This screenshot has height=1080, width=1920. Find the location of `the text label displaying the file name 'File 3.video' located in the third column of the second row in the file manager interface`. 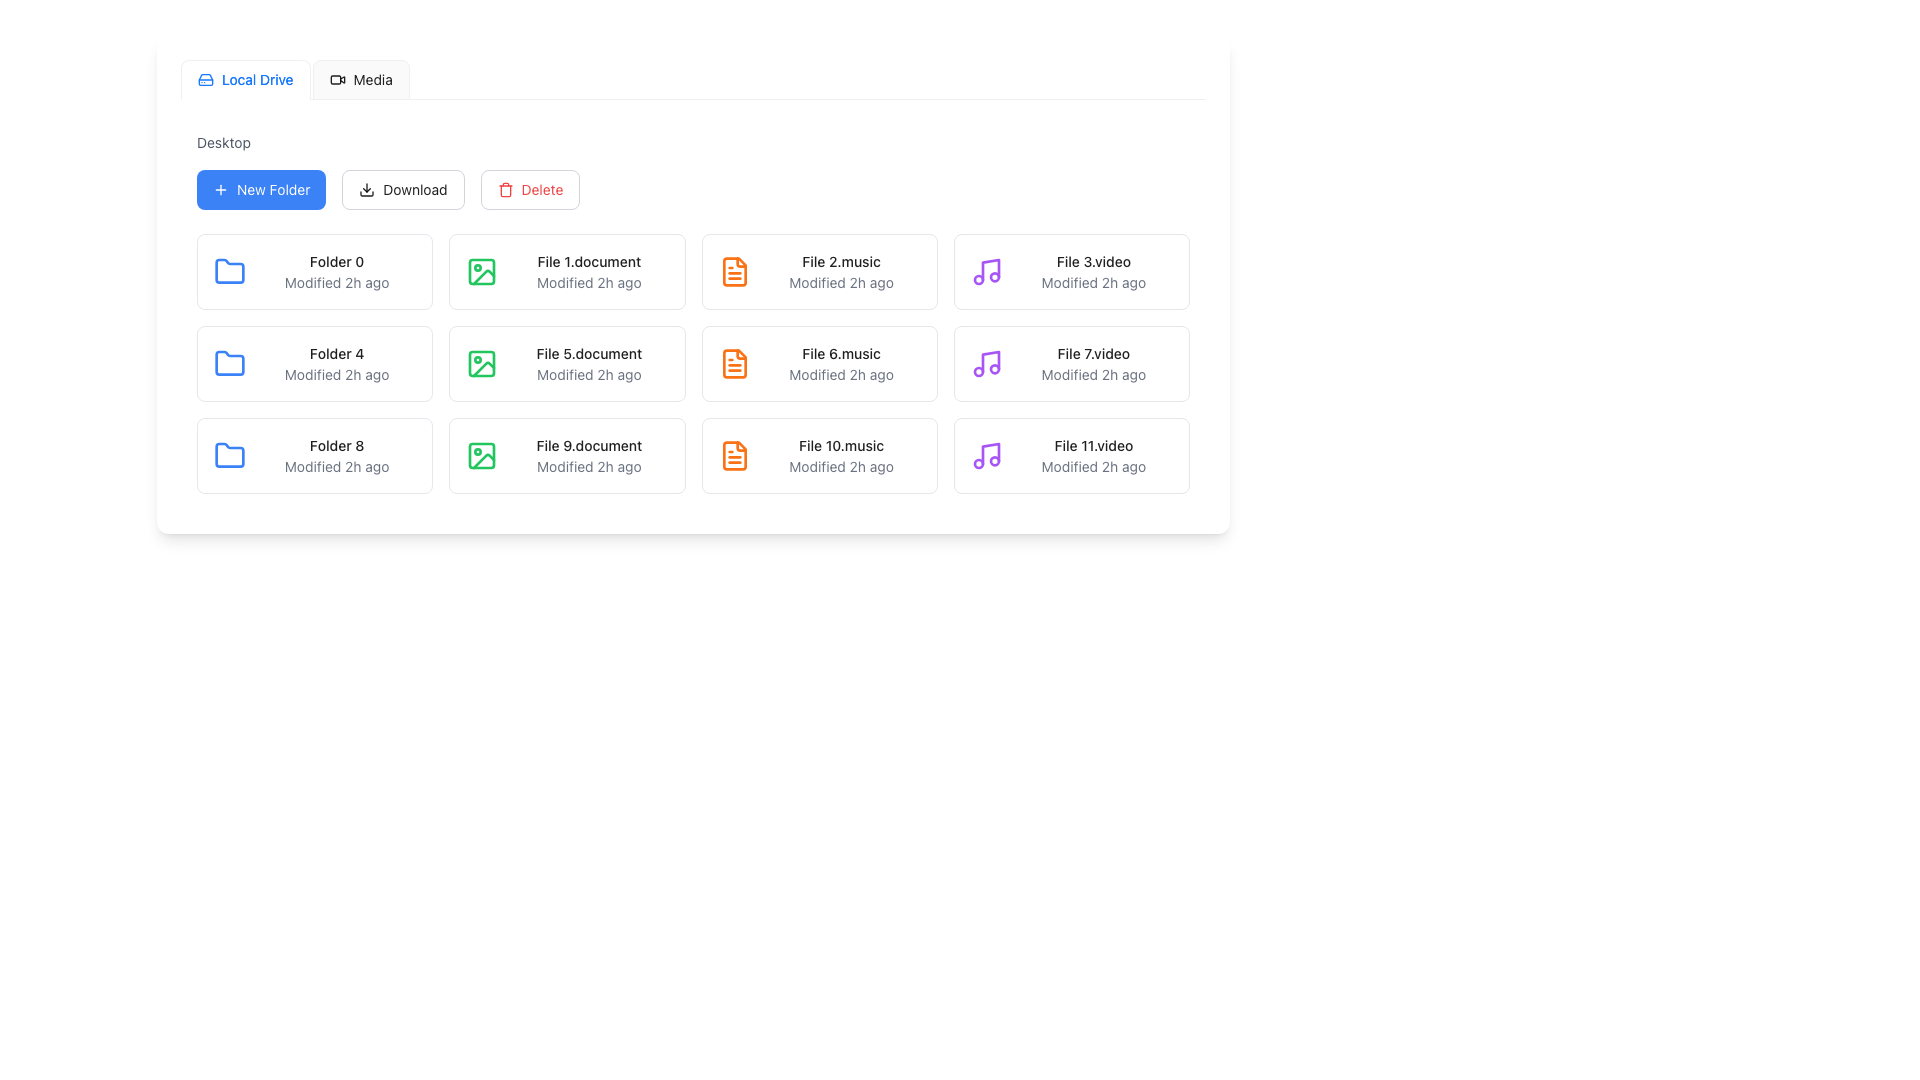

the text label displaying the file name 'File 3.video' located in the third column of the second row in the file manager interface is located at coordinates (1092, 261).